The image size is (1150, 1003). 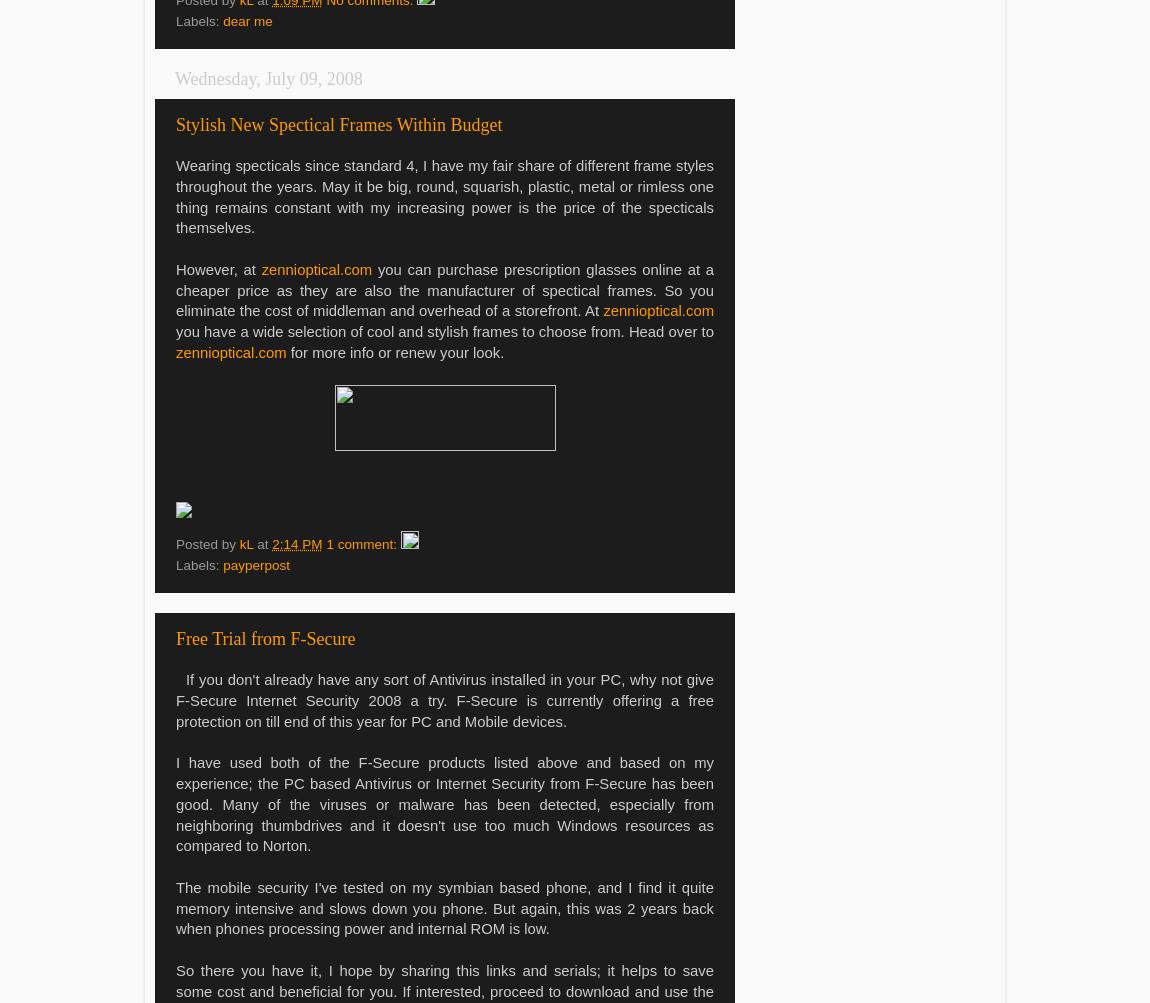 I want to click on 'for more info or renew your look.', so click(x=395, y=351).